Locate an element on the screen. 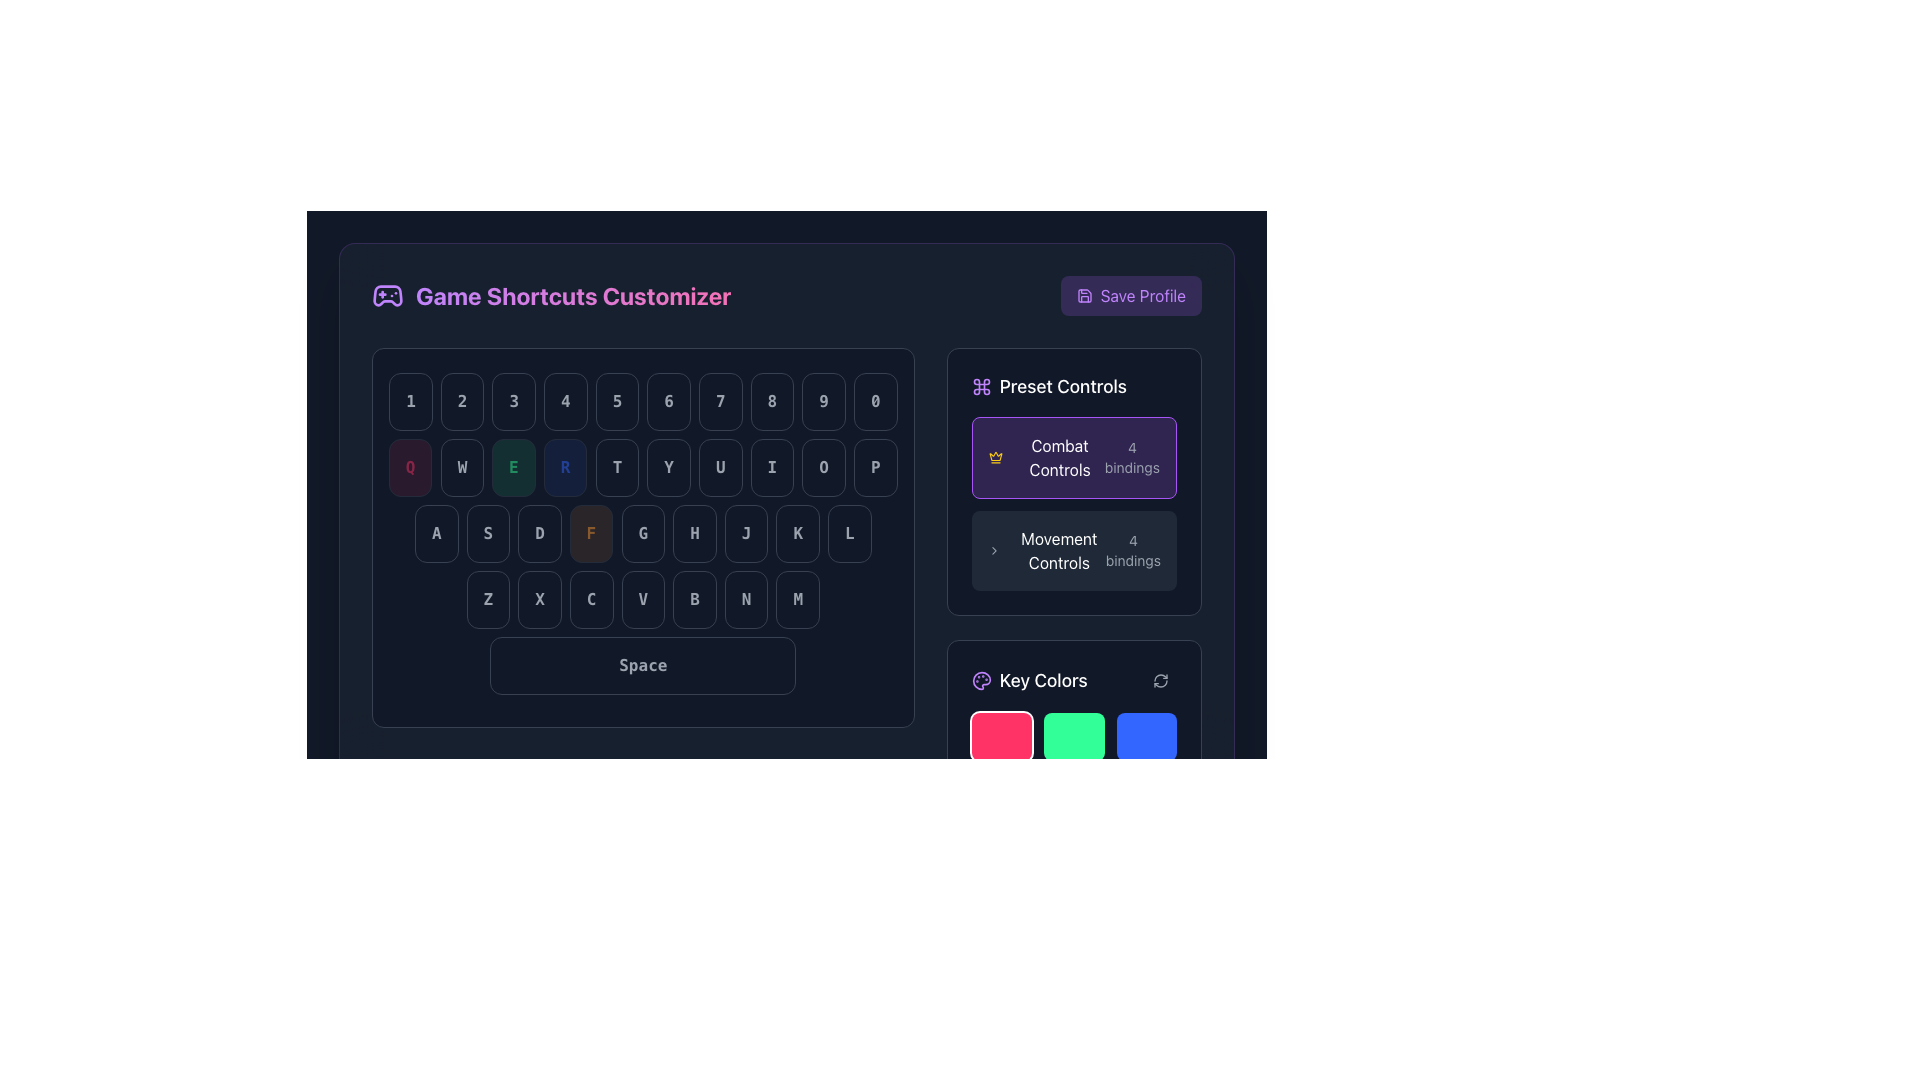 Image resolution: width=1920 pixels, height=1080 pixels. the virtual keyboard key labeled 'W', which is the third key from the left in the row of keyboard keys, positioned beneath the 'Game Shortcuts Customizer' header is located at coordinates (461, 467).